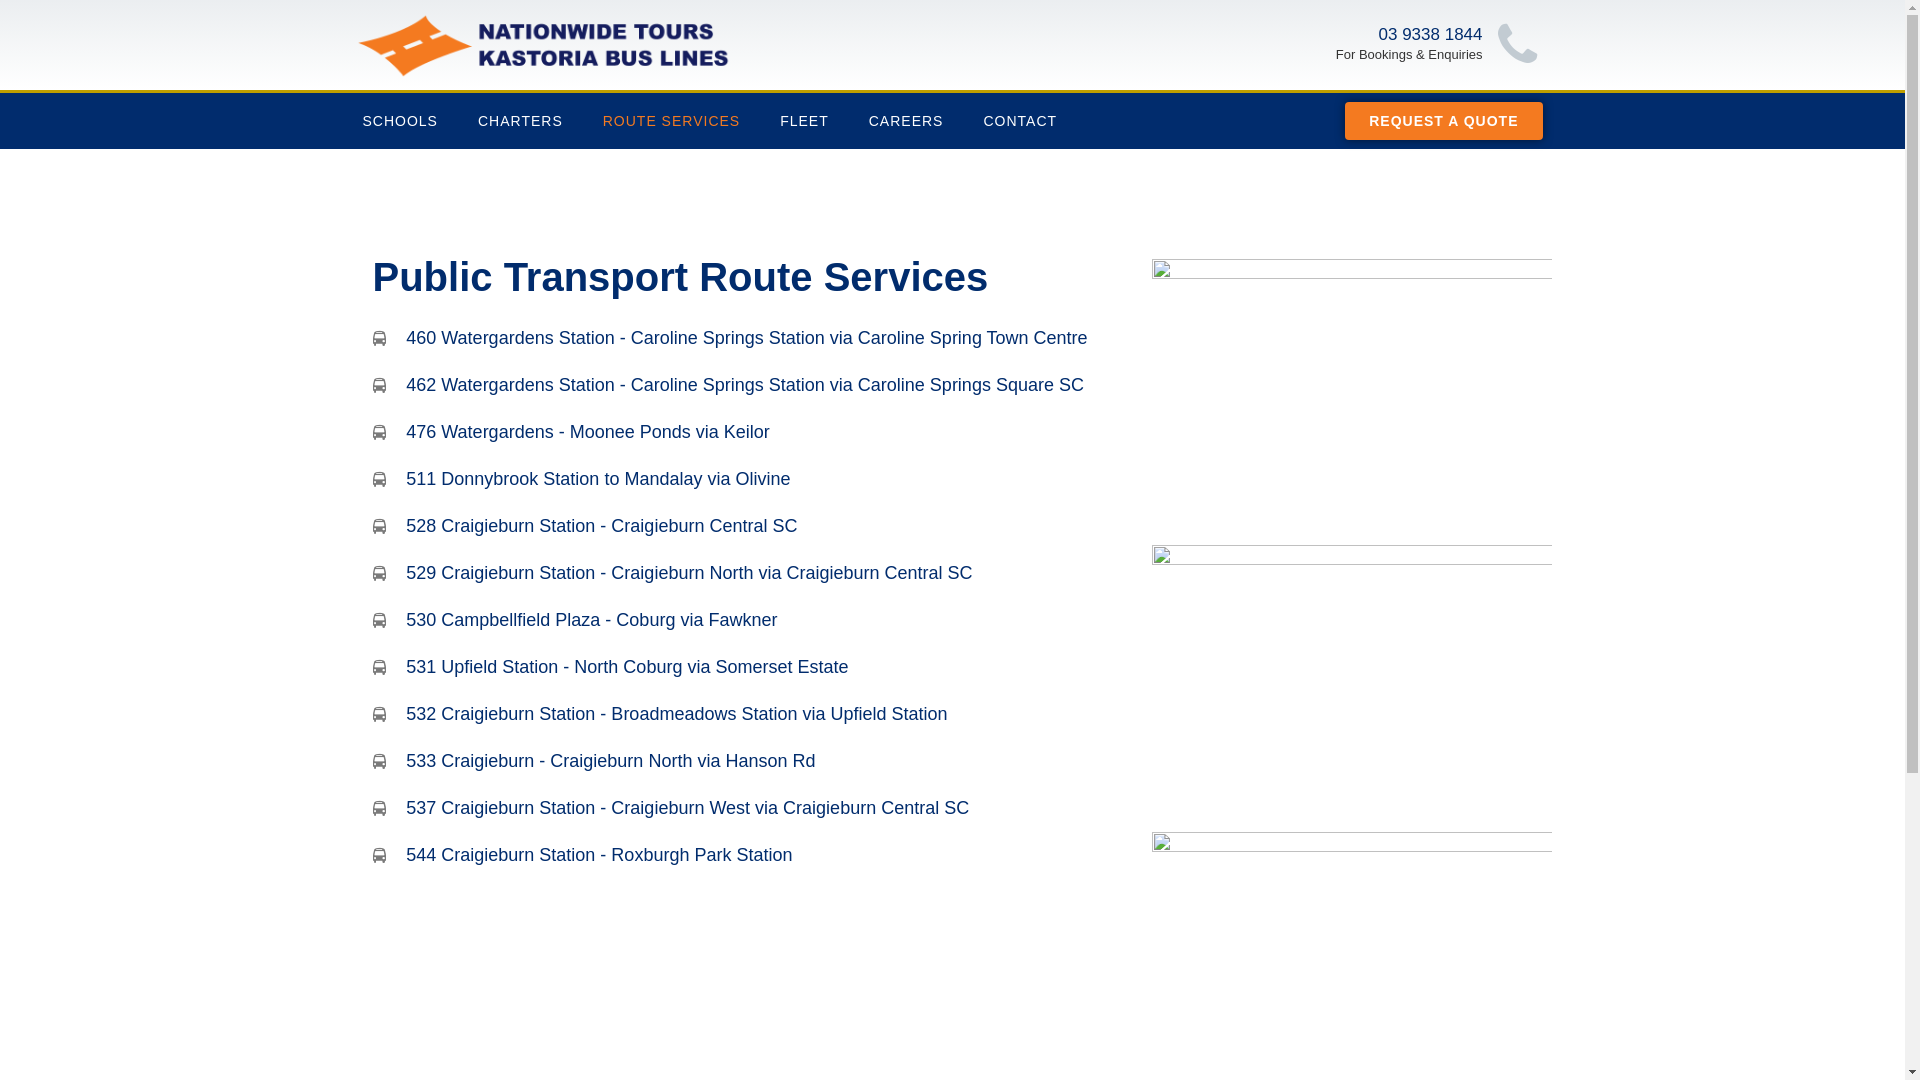 This screenshot has width=1920, height=1080. What do you see at coordinates (581, 120) in the screenshot?
I see `'ROUTE SERVICES'` at bounding box center [581, 120].